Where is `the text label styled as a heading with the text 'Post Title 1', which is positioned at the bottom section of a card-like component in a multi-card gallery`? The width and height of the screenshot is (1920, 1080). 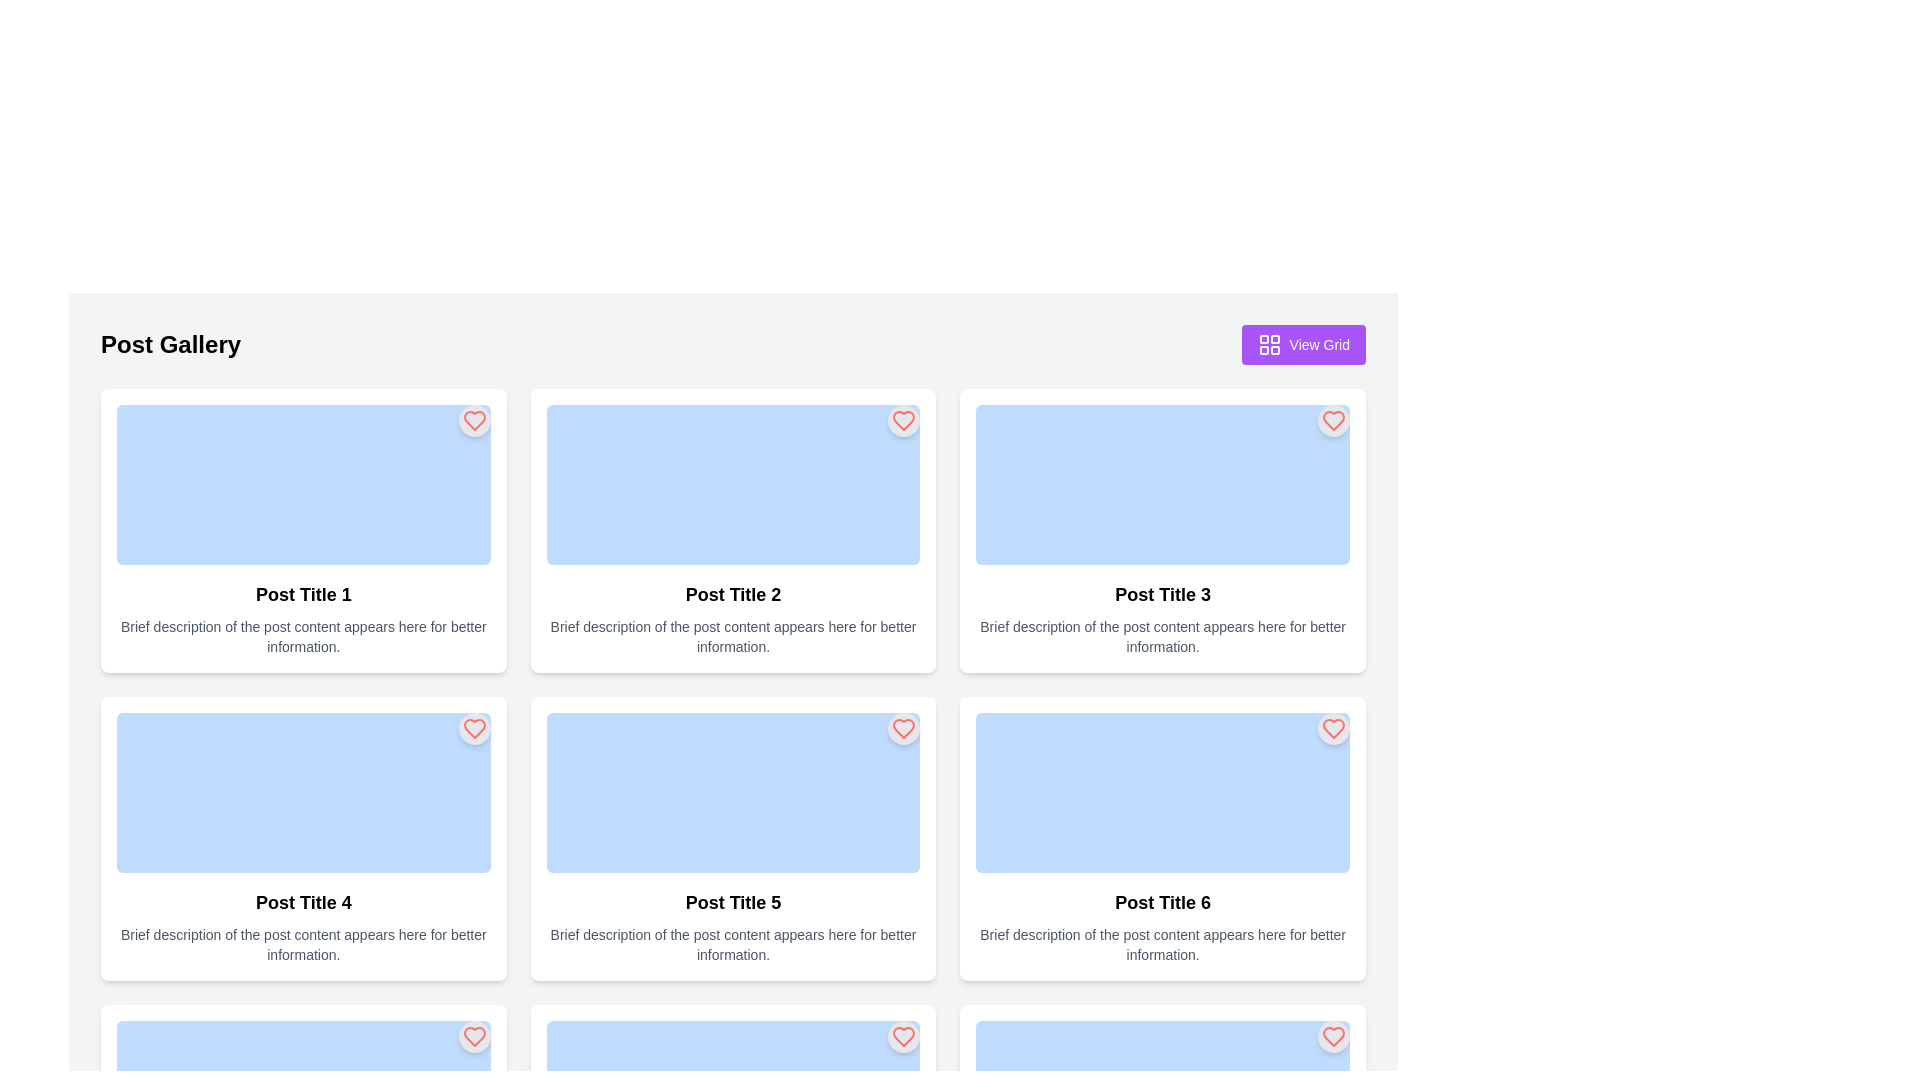
the text label styled as a heading with the text 'Post Title 1', which is positioned at the bottom section of a card-like component in a multi-card gallery is located at coordinates (302, 593).